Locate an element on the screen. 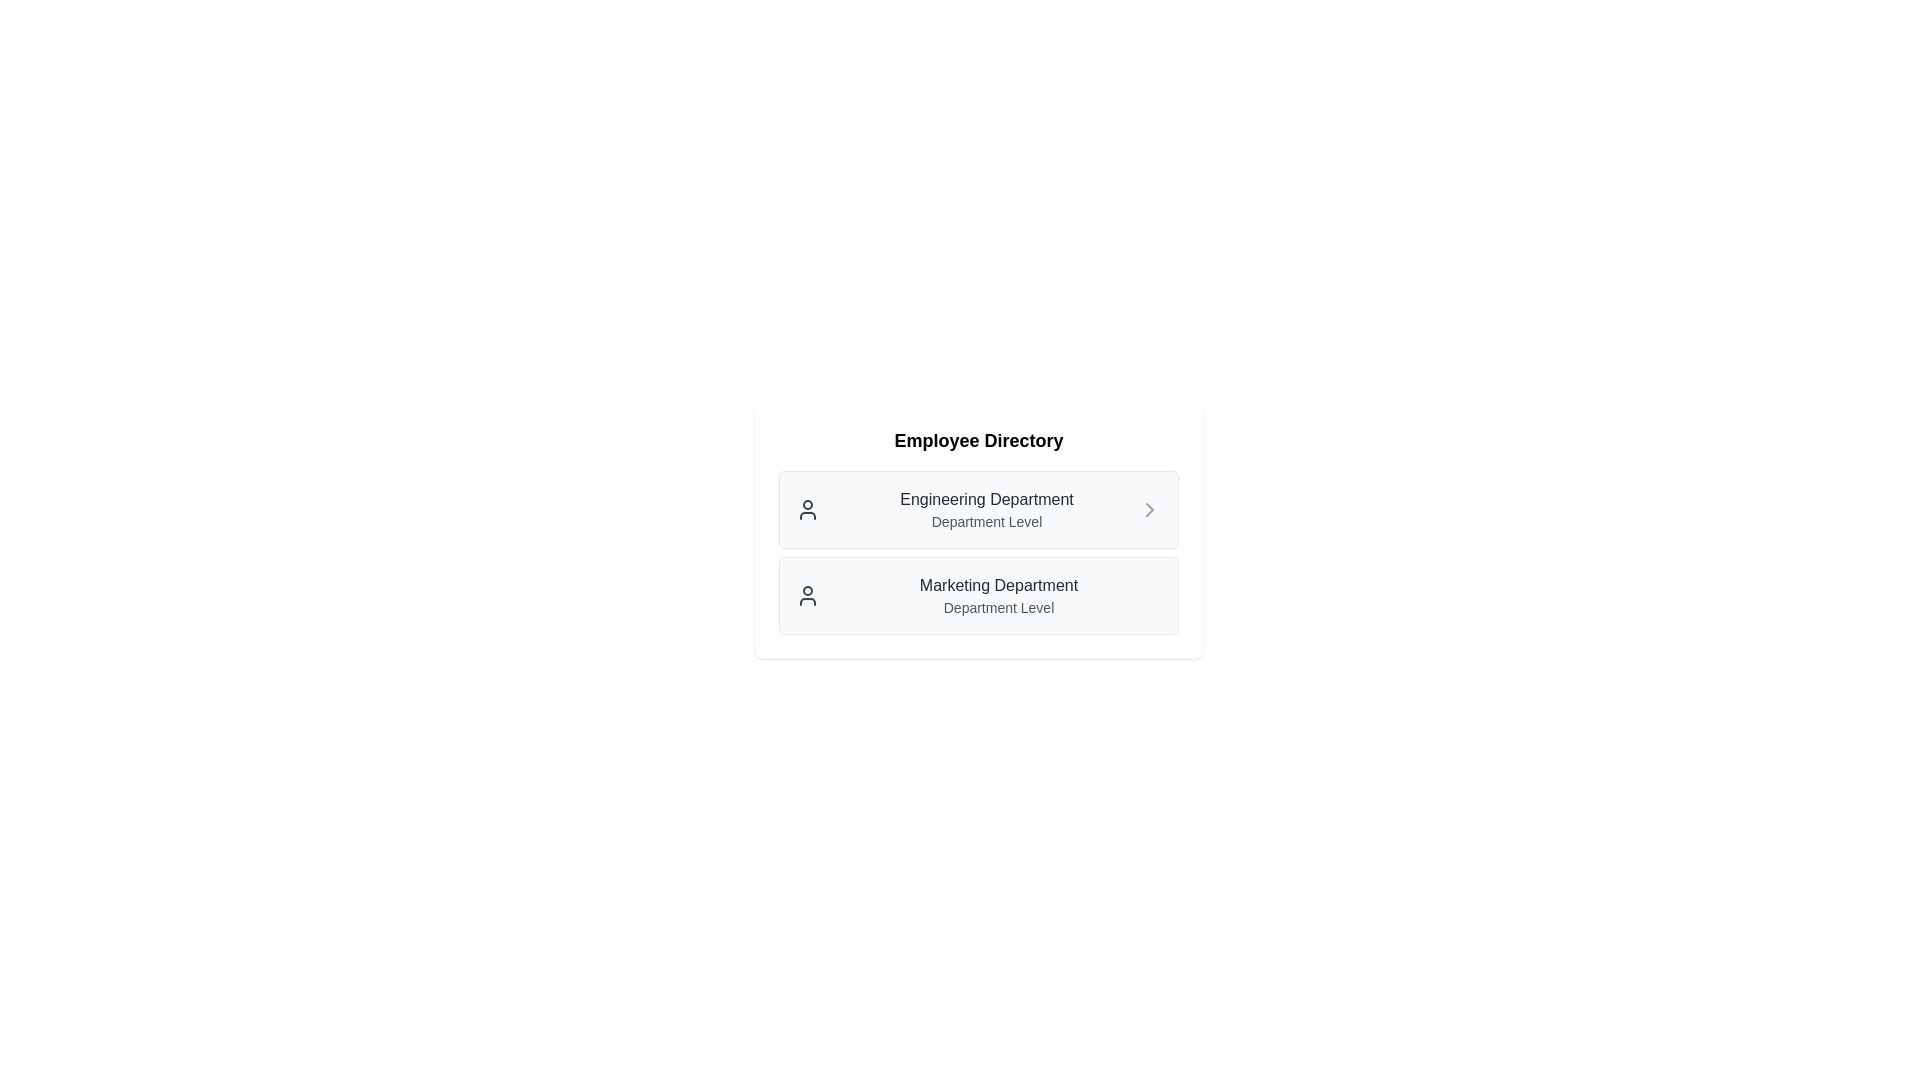 This screenshot has width=1920, height=1080. the interactive icon on the far-right side of the 'Engineering Department' entry in the 'Employee Directory' is located at coordinates (1150, 508).